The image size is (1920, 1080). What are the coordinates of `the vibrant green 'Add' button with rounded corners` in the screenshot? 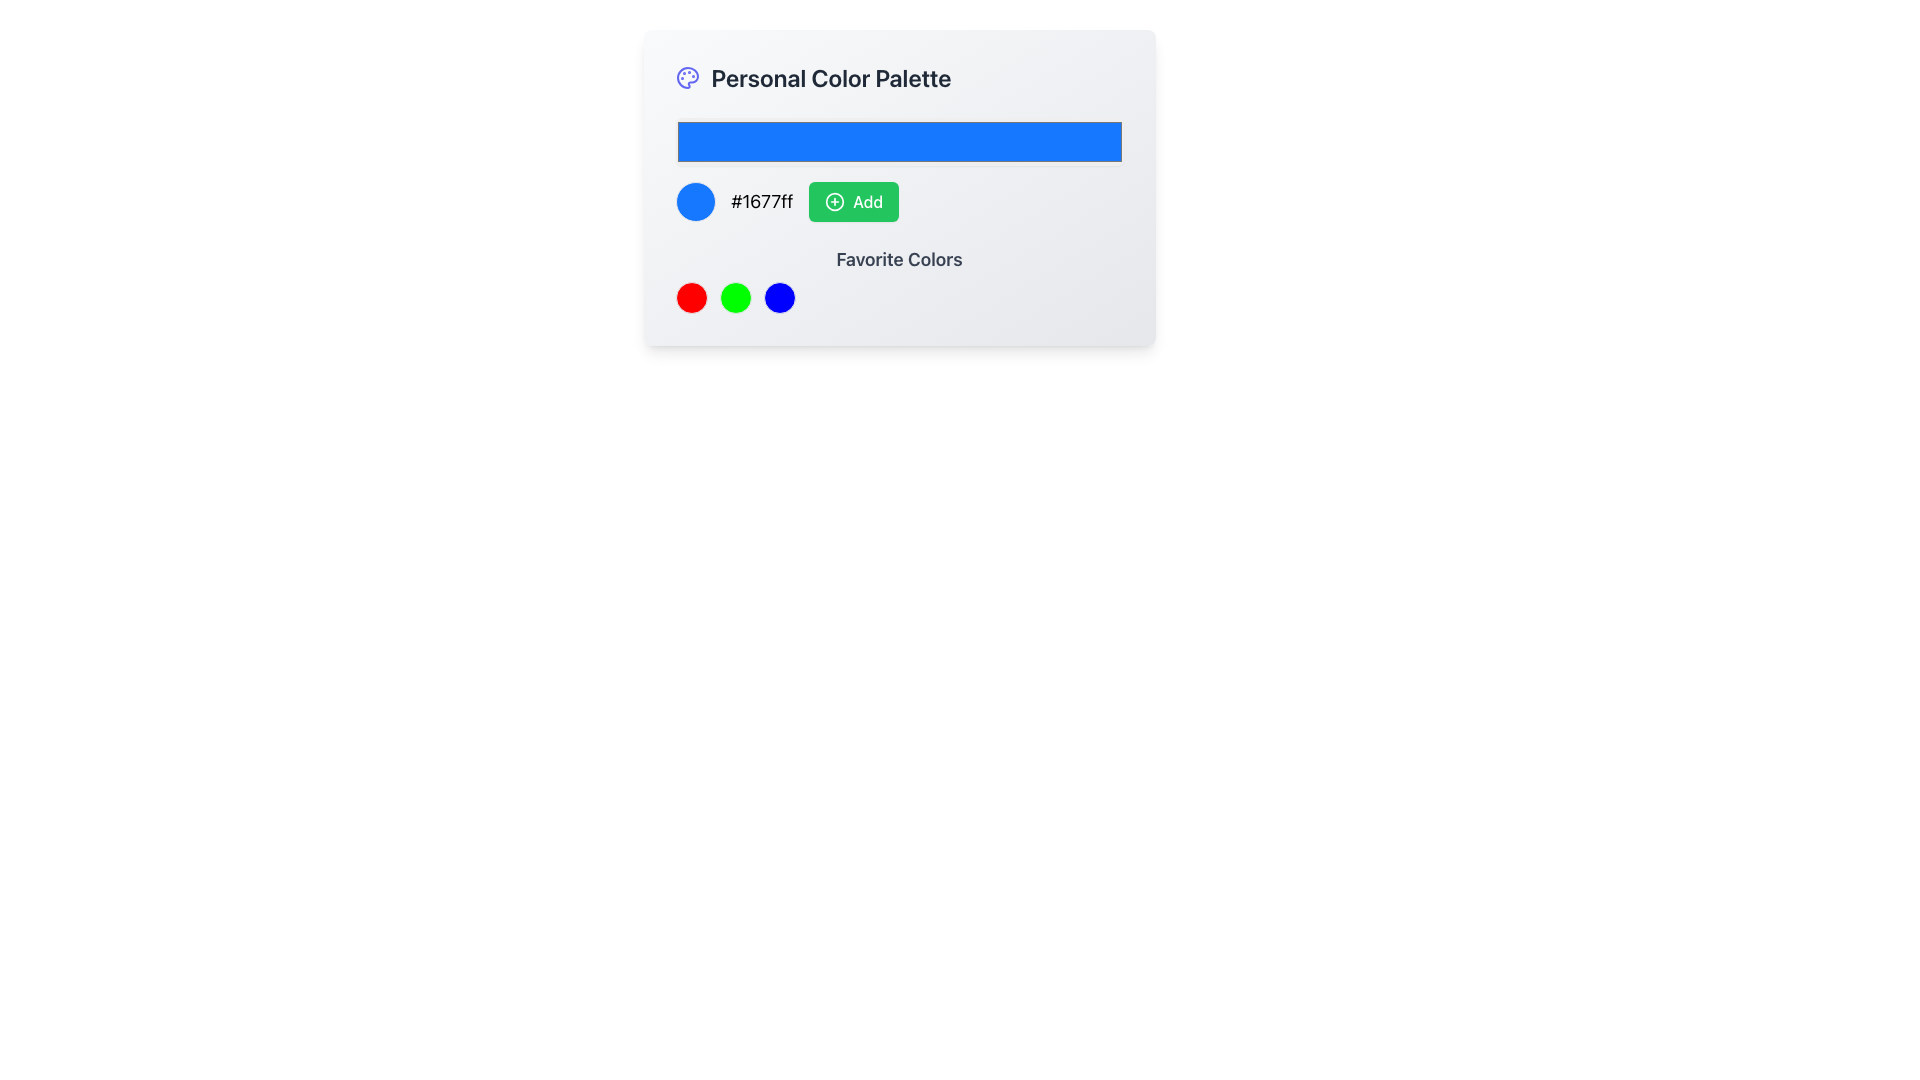 It's located at (854, 201).